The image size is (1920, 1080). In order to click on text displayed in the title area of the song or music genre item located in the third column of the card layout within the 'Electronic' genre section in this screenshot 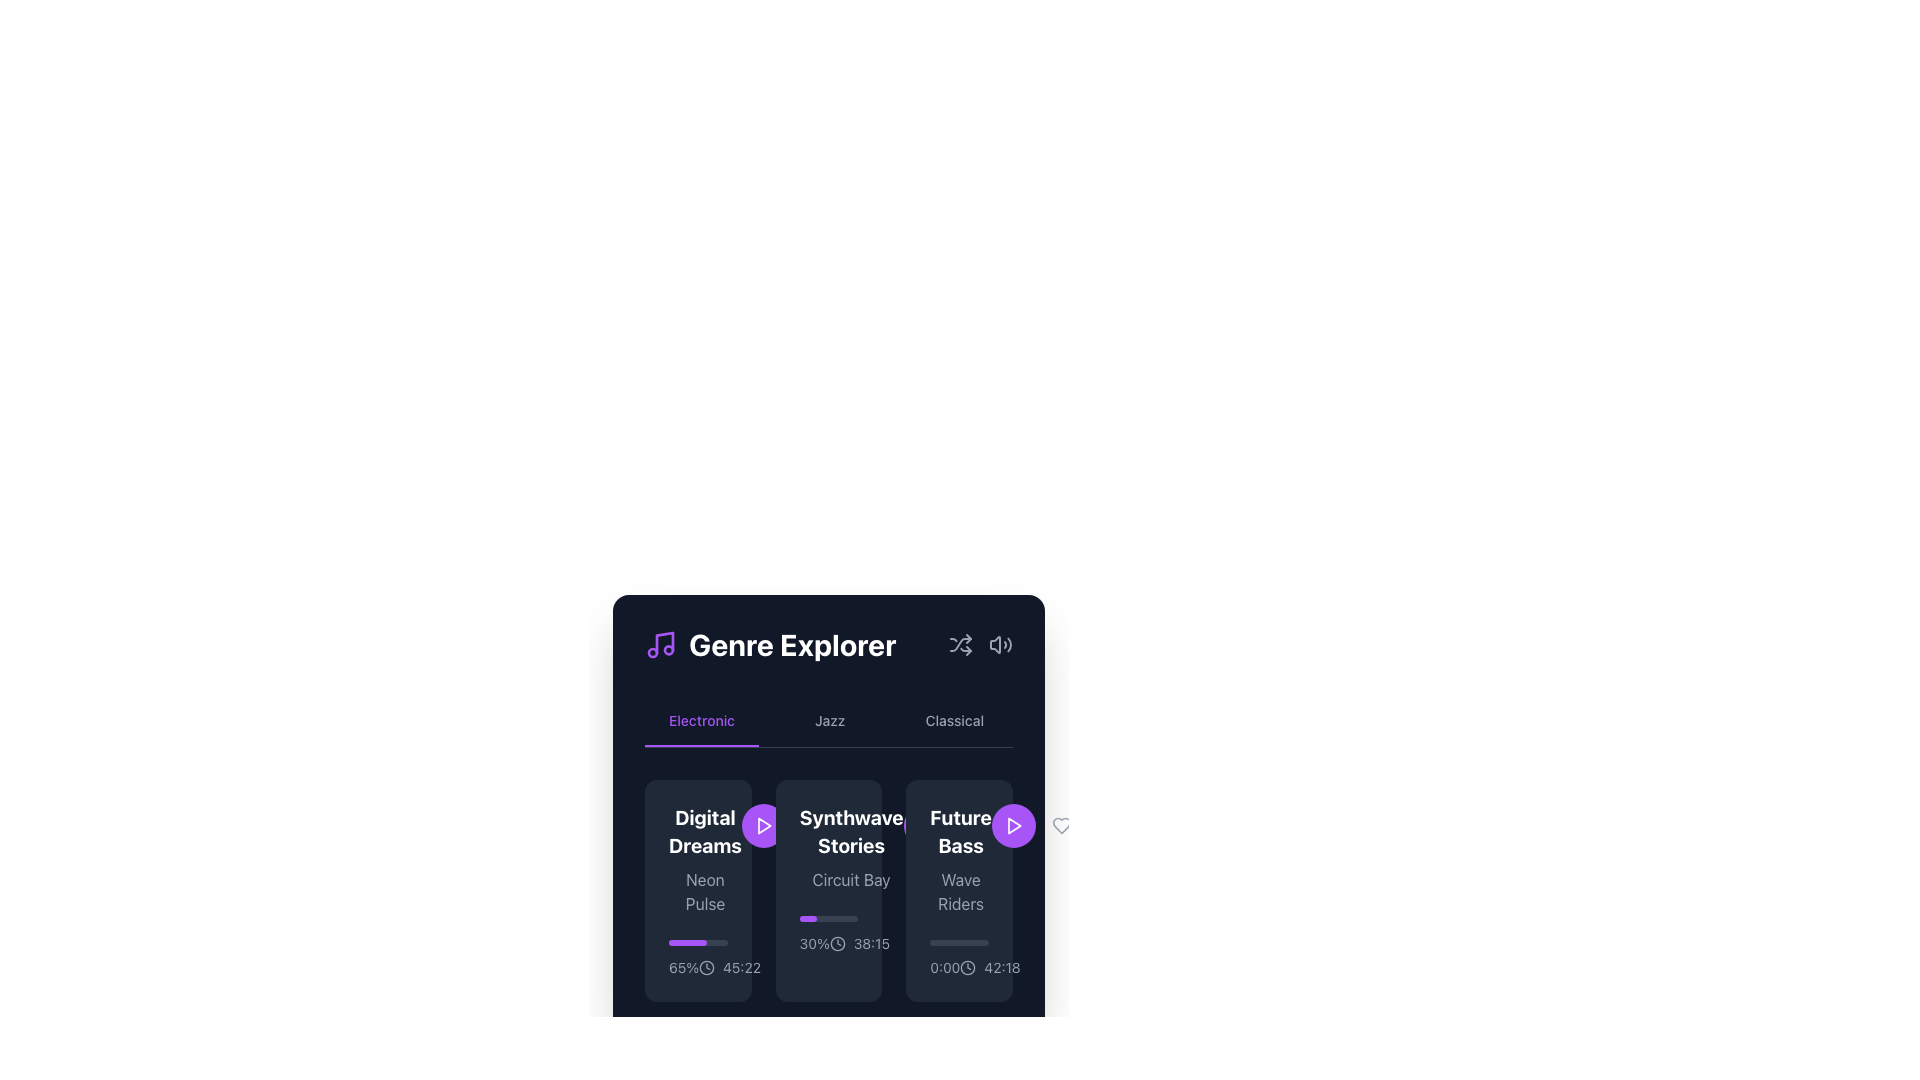, I will do `click(958, 859)`.